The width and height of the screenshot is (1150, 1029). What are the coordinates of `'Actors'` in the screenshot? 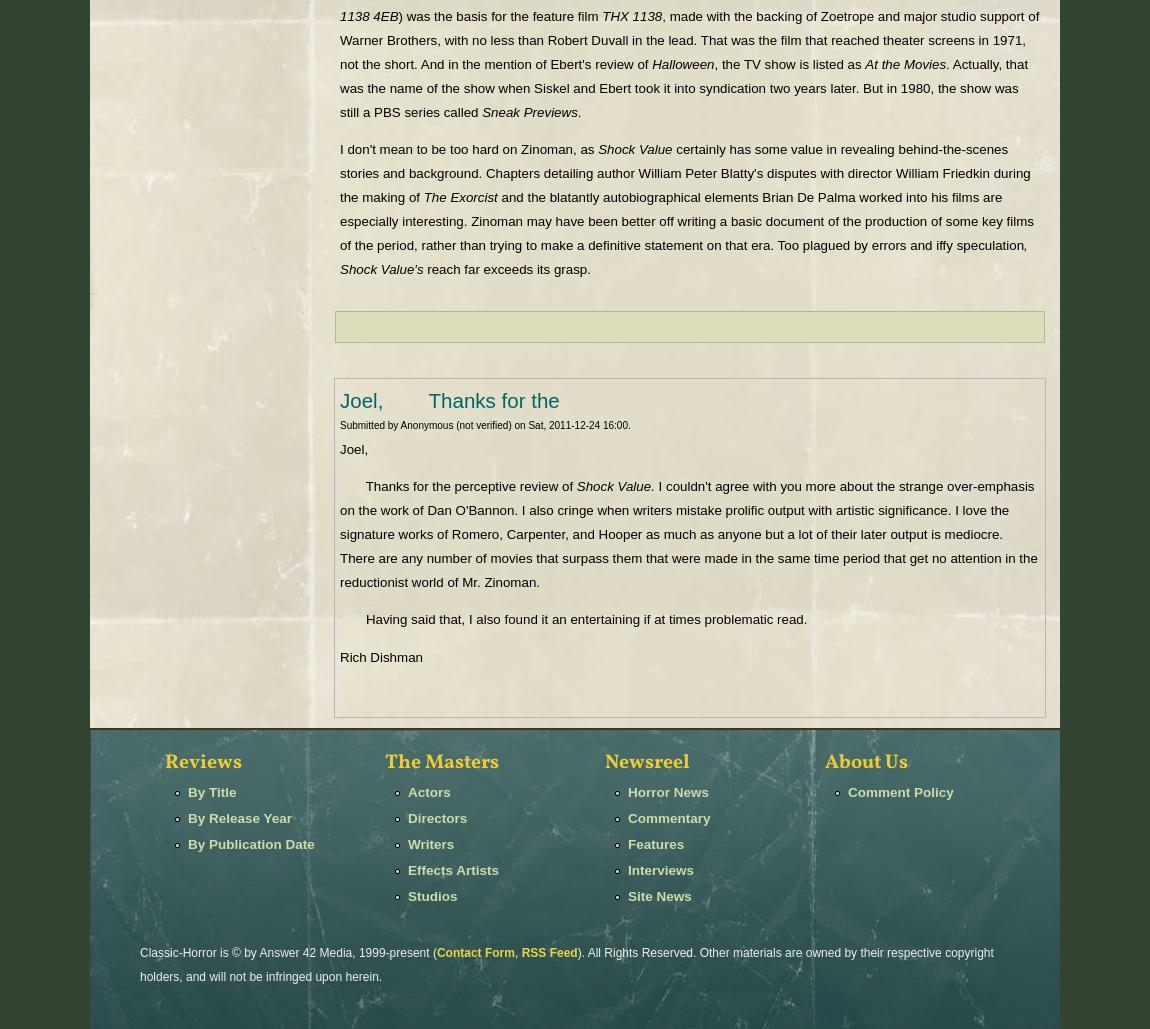 It's located at (428, 791).